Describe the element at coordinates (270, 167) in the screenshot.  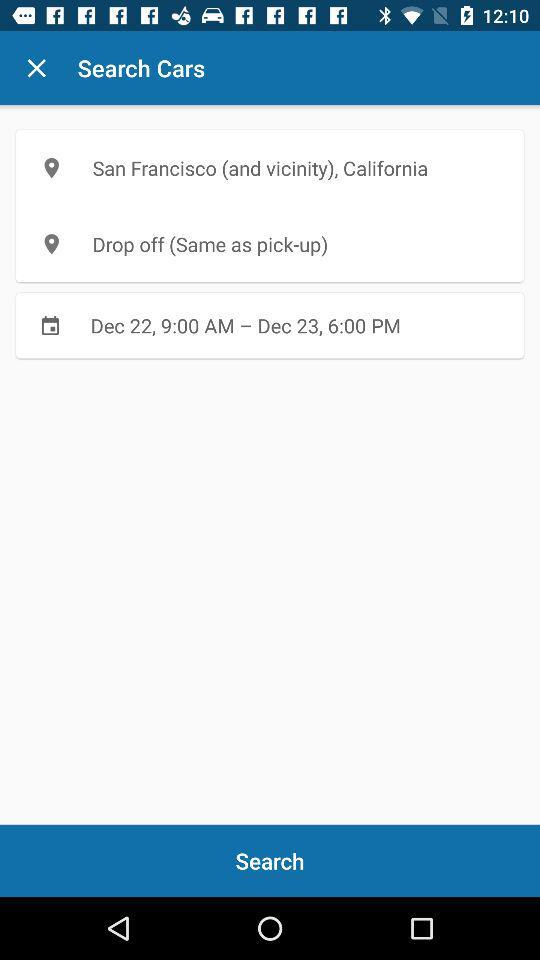
I see `san francisco and icon` at that location.